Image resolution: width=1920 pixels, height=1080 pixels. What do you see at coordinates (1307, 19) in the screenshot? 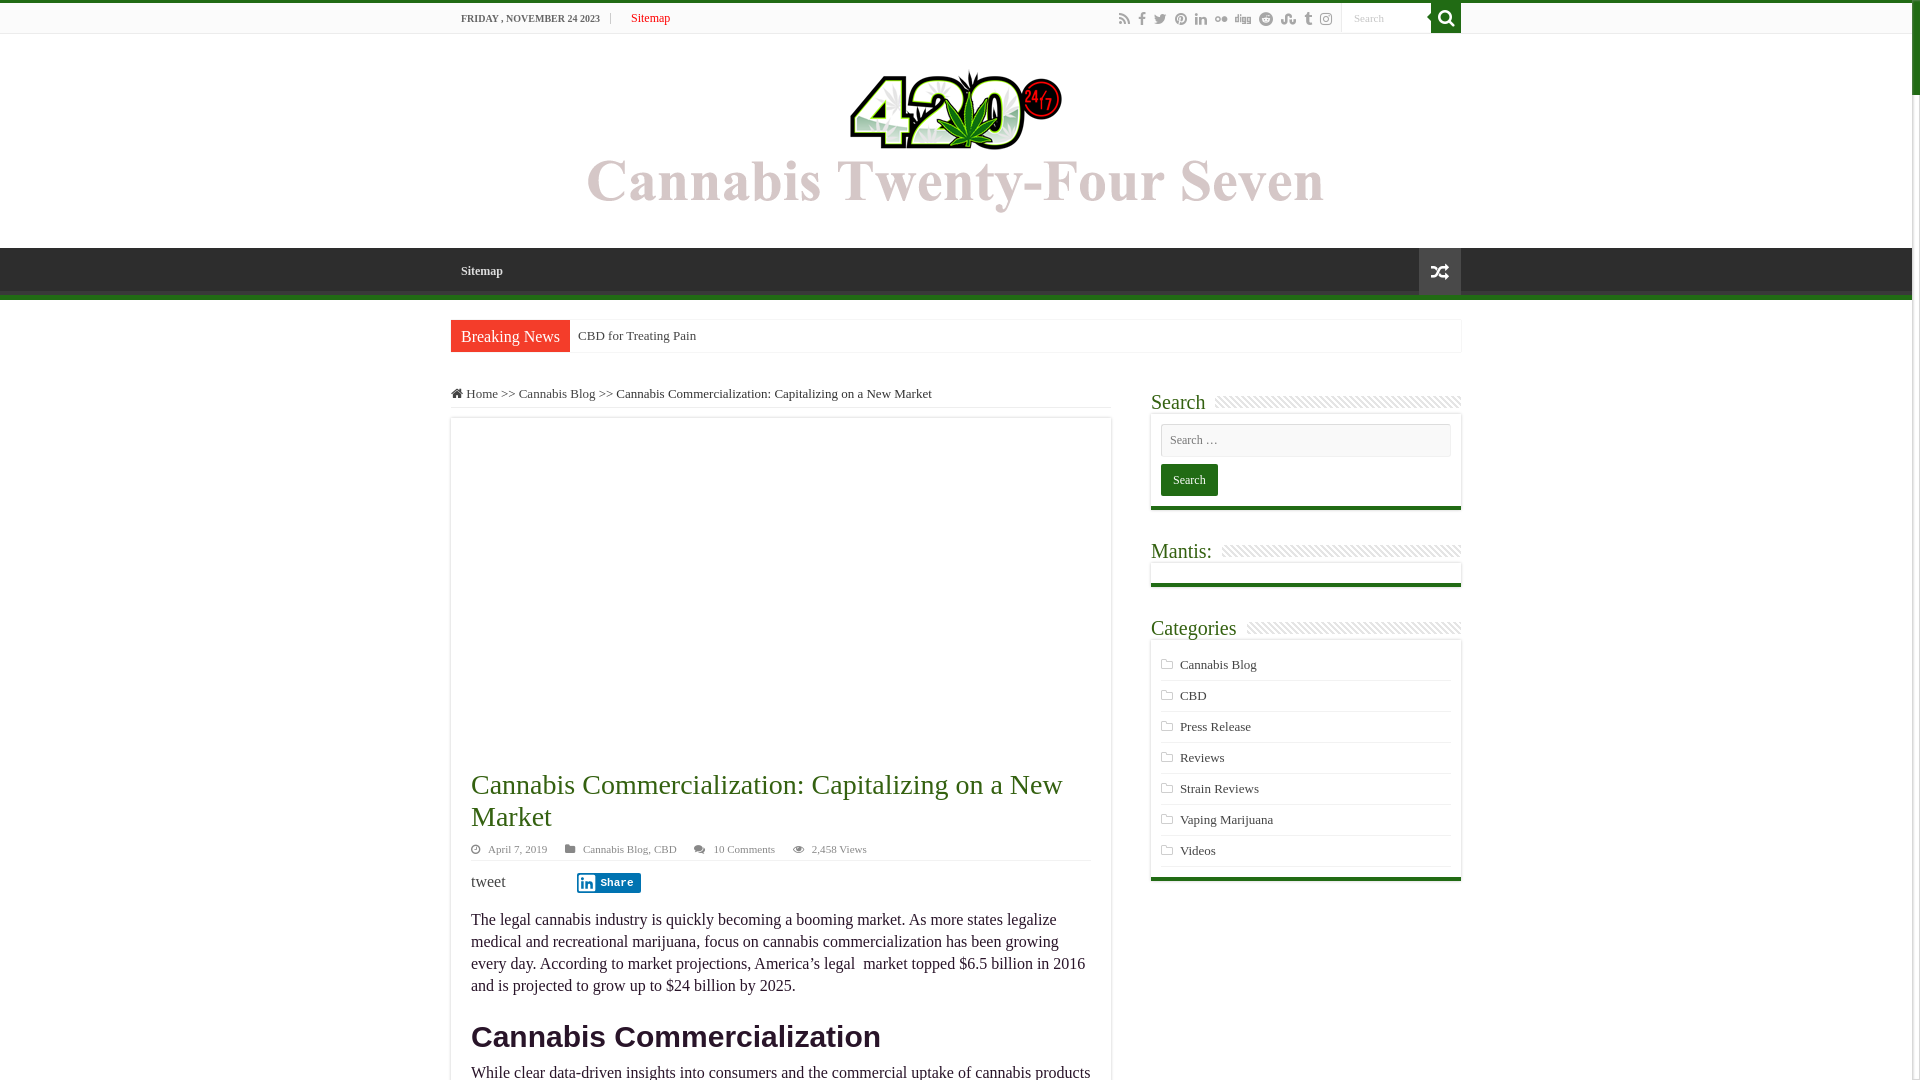
I see `'Tumblr'` at bounding box center [1307, 19].